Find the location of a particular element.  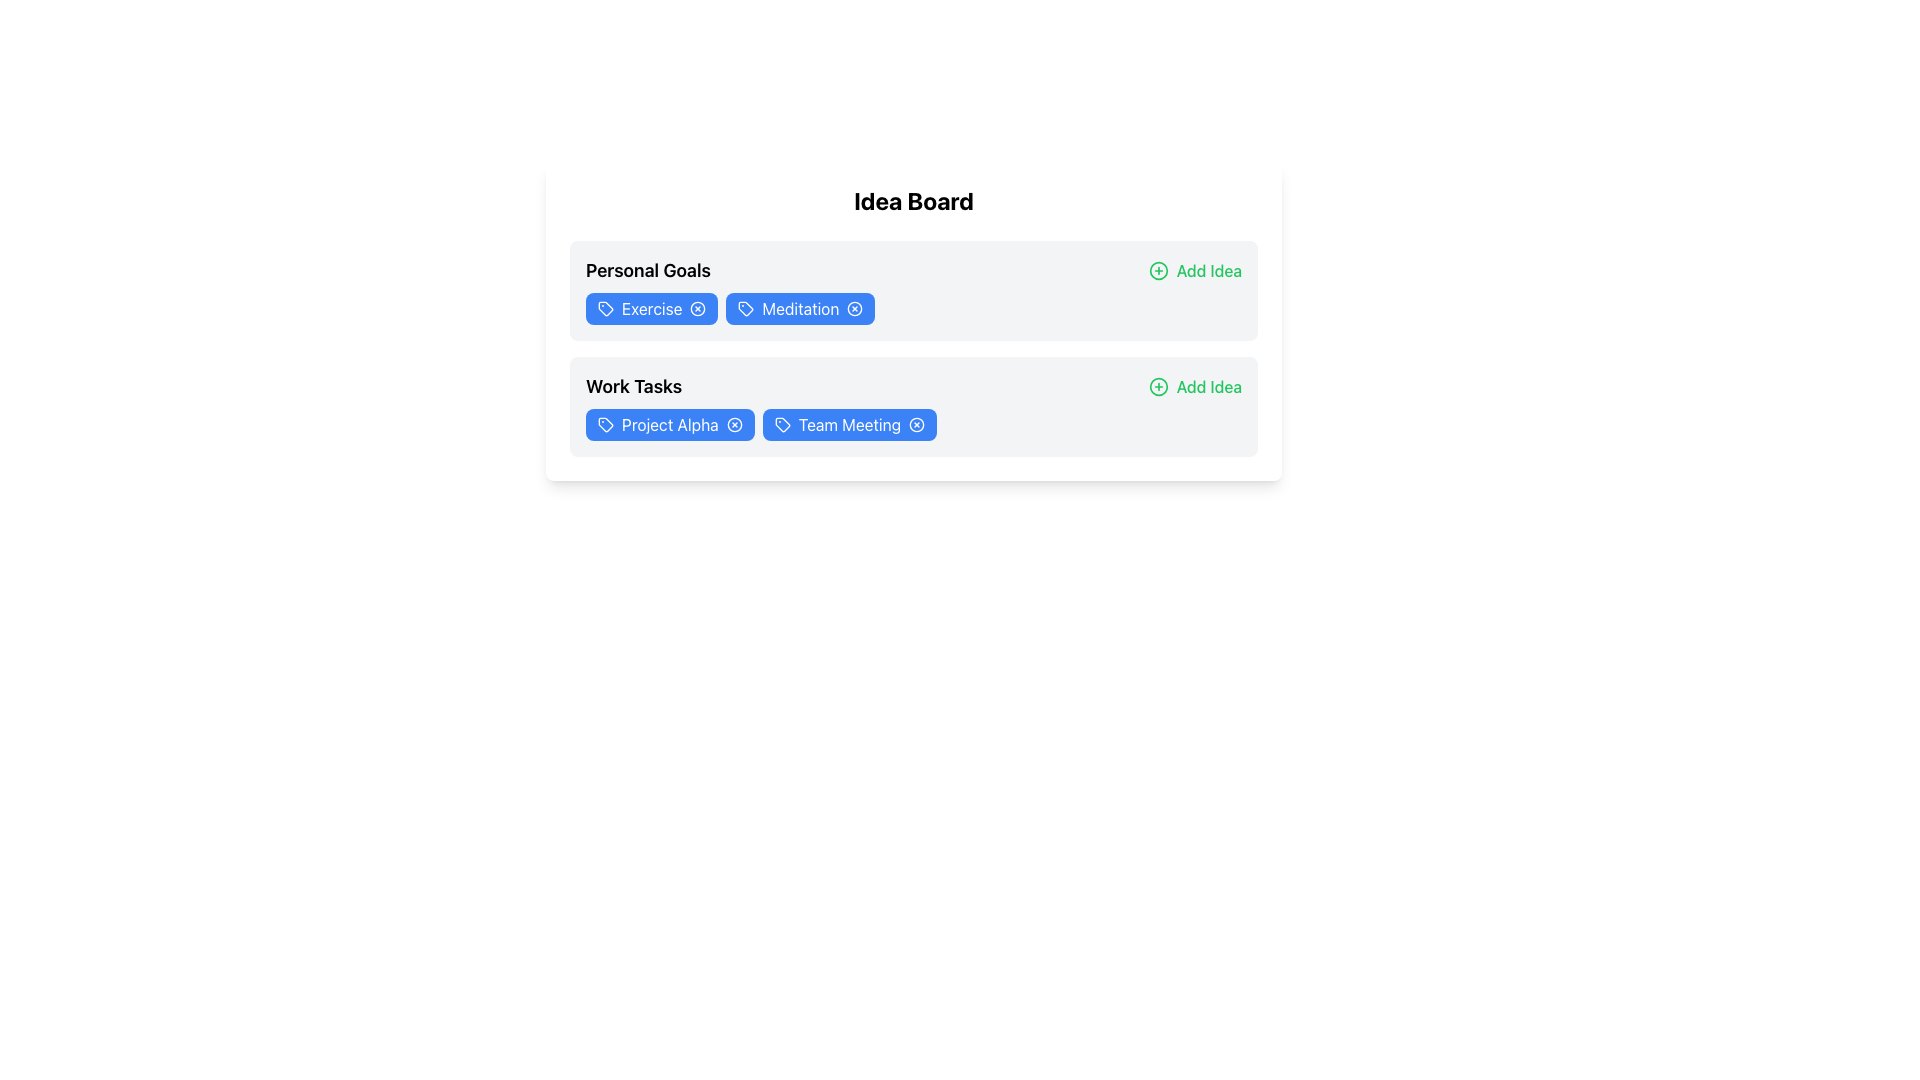

the decorative circular shape within the 'Team Meeting' tag in the 'Work Tasks' section is located at coordinates (916, 423).